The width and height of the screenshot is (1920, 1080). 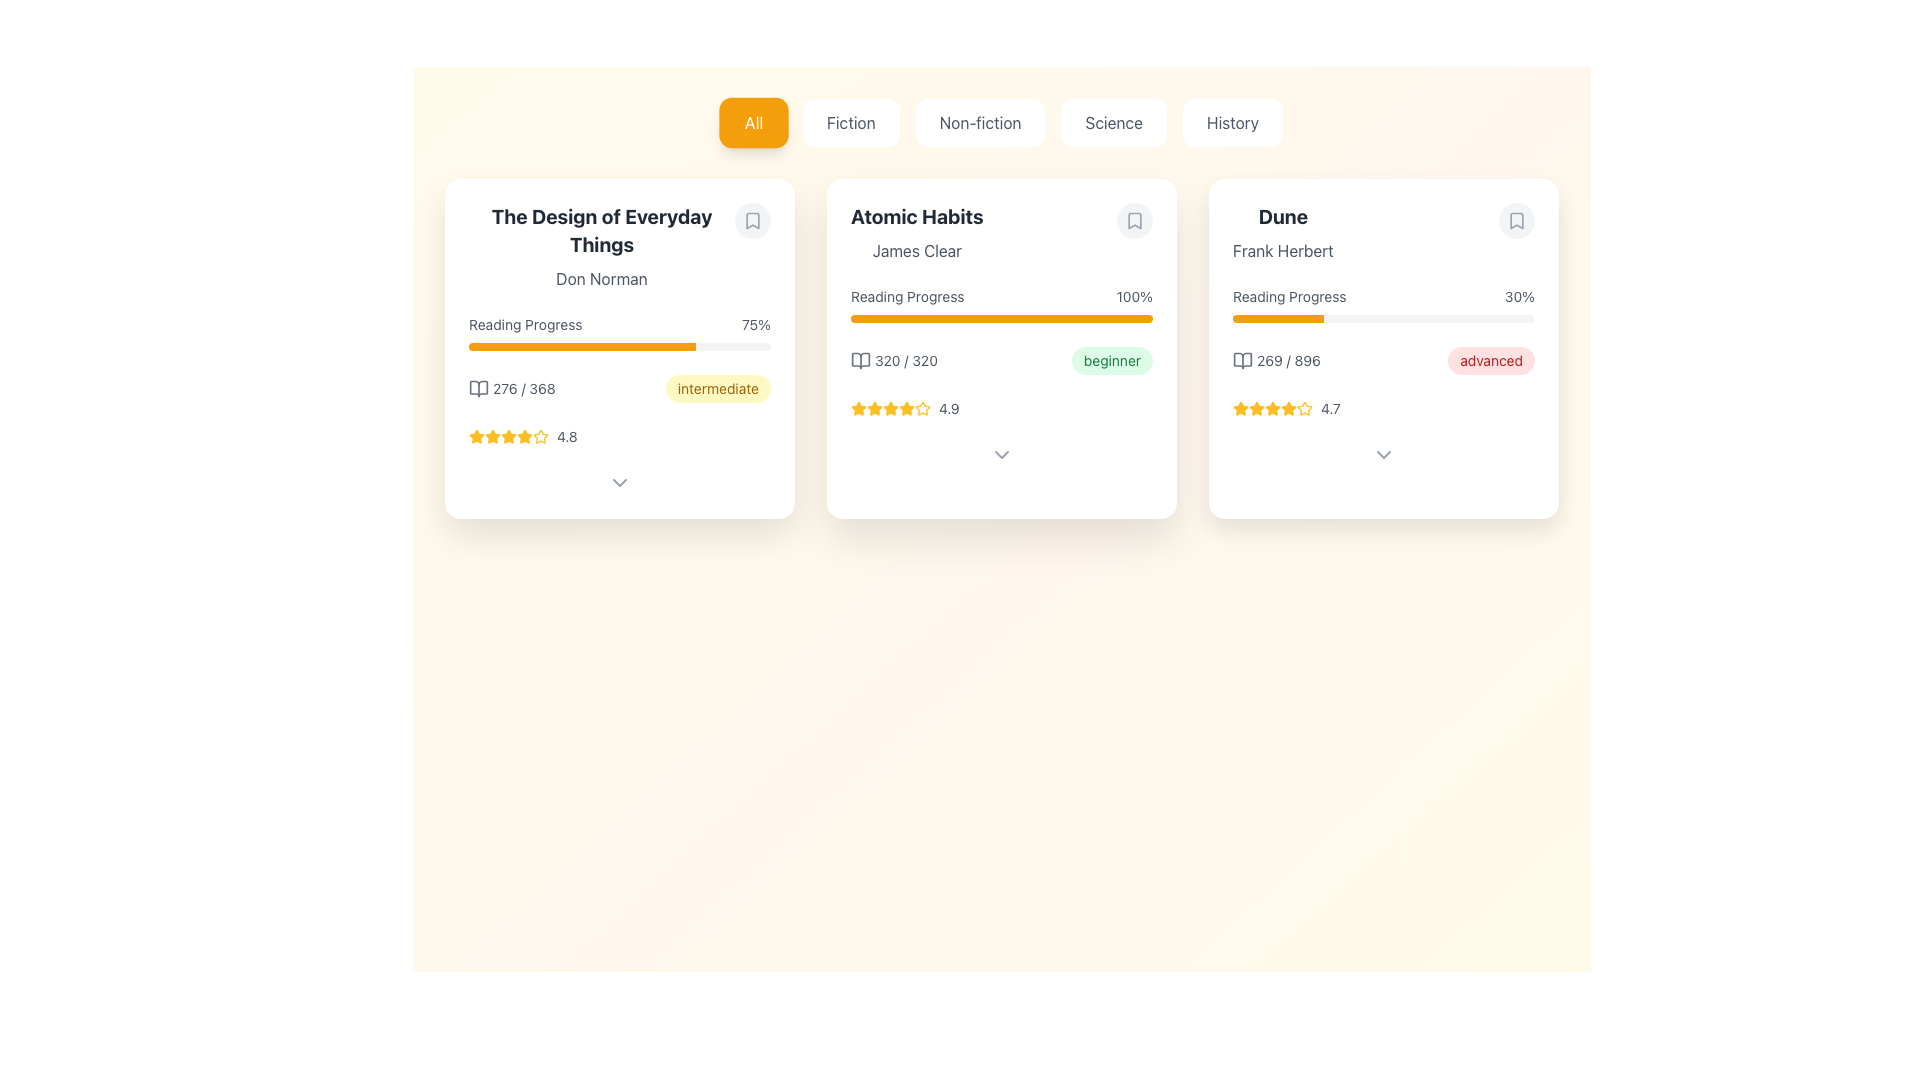 I want to click on the third star icon in the 5-star rating system for the book 'Dune' to provide visual feedback on ratings, so click(x=1289, y=407).